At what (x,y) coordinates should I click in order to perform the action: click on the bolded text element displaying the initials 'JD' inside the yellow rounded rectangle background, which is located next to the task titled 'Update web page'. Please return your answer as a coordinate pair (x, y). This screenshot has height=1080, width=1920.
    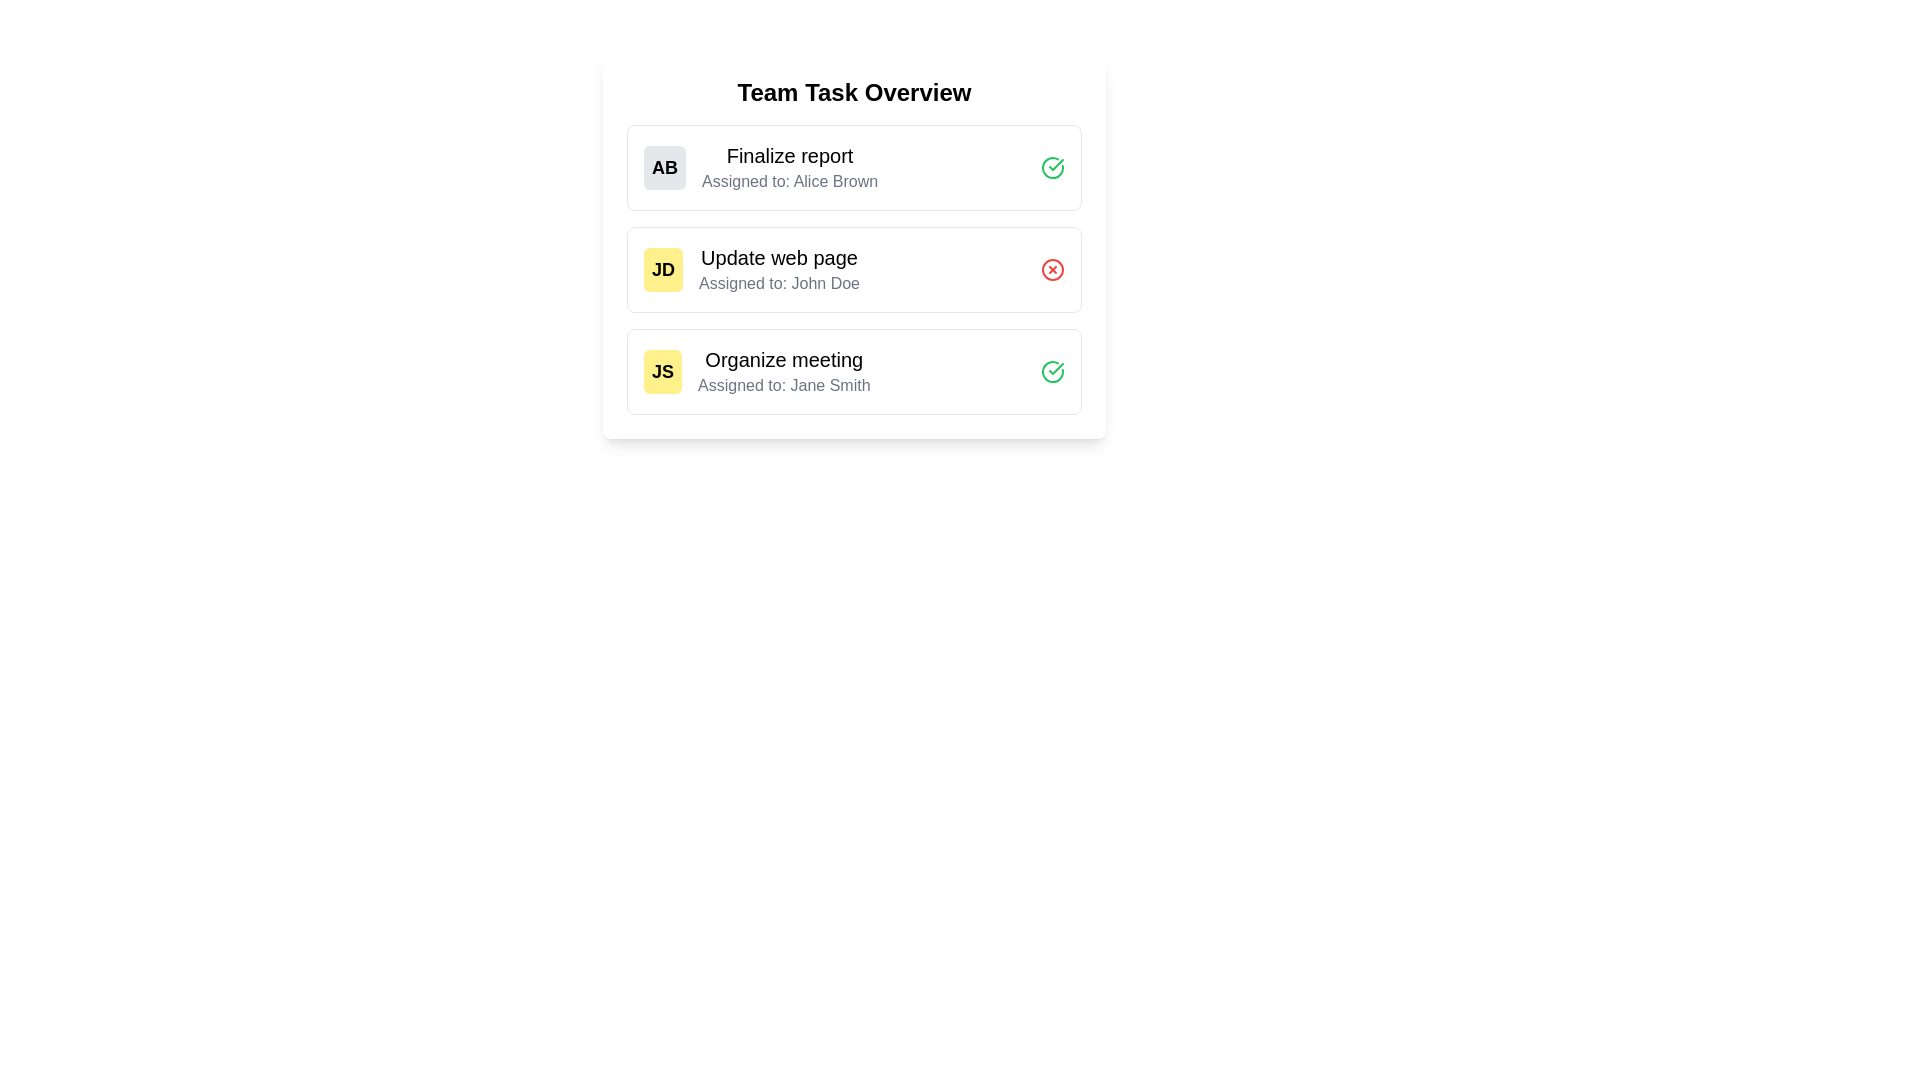
    Looking at the image, I should click on (663, 270).